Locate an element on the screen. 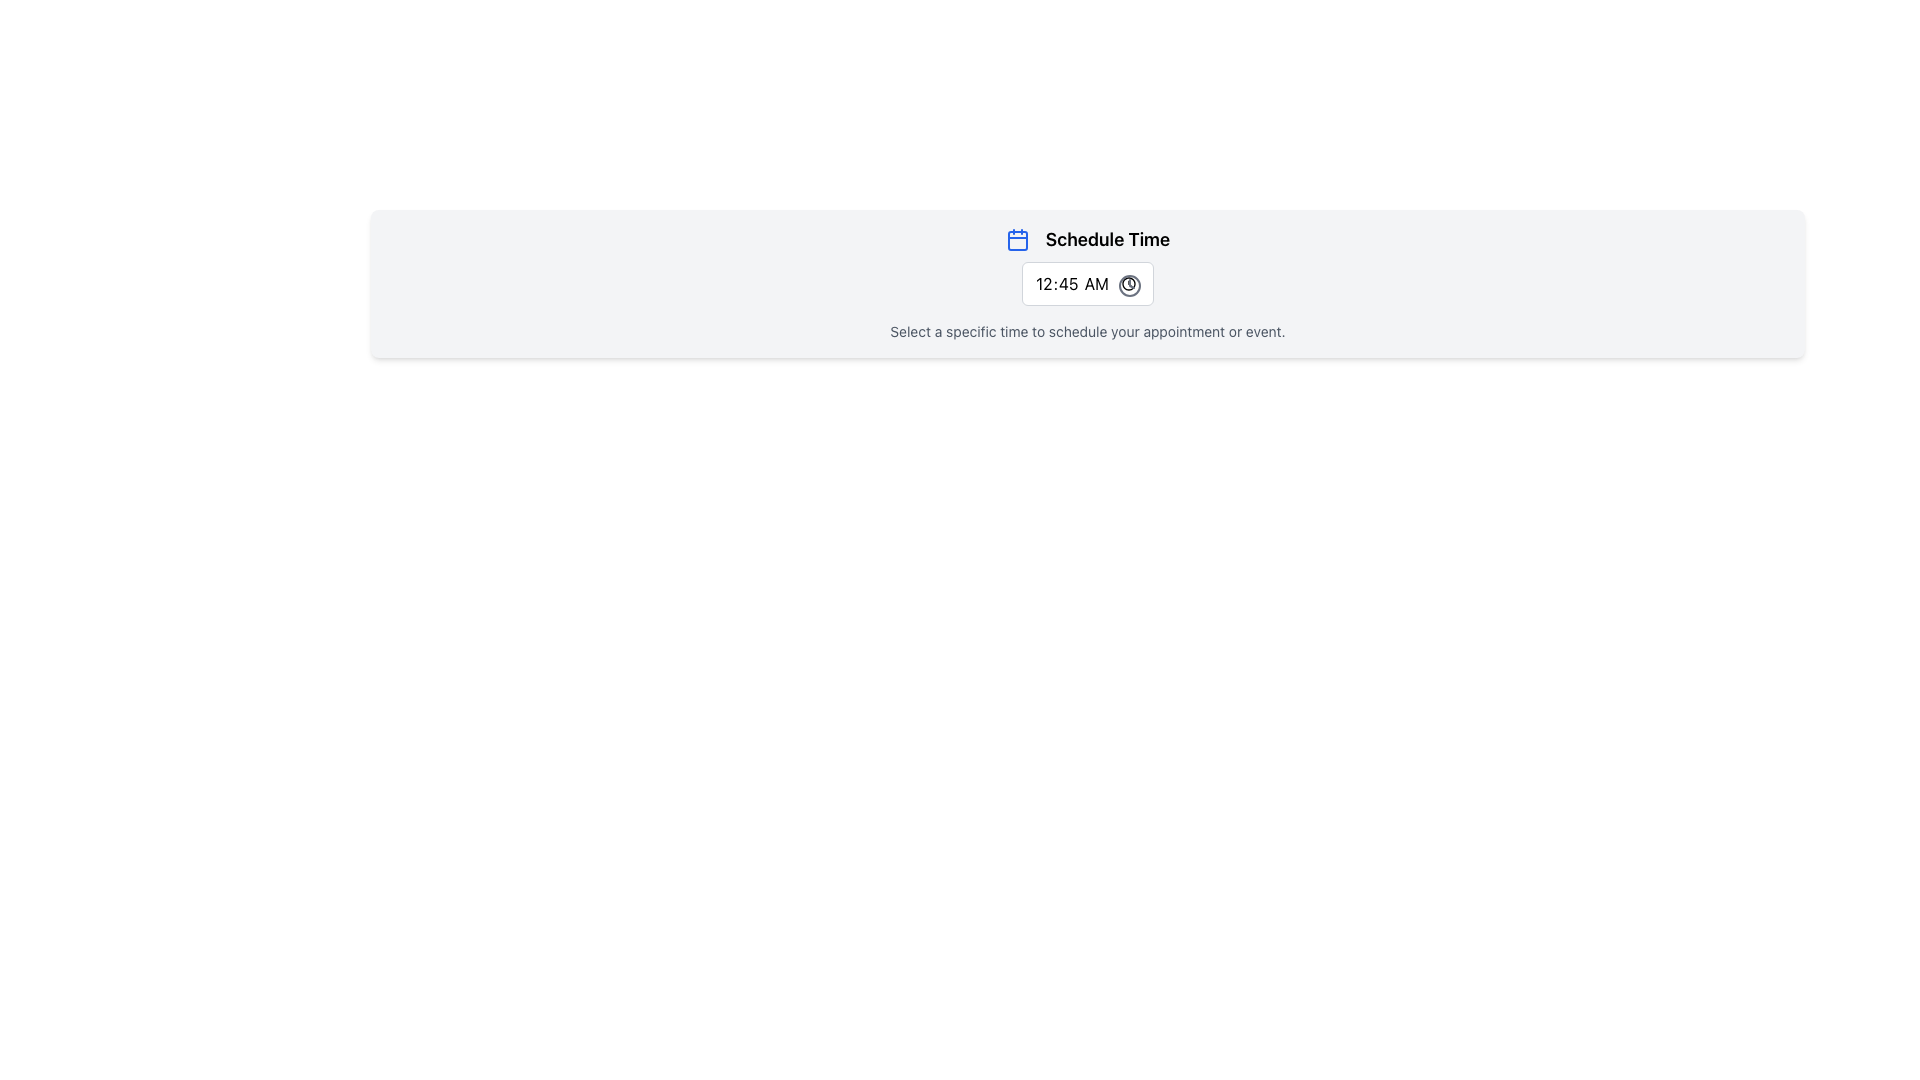  the calendar icon with a blue stroke, which is located immediately to the left of the 'Schedule Time' text is located at coordinates (1017, 238).